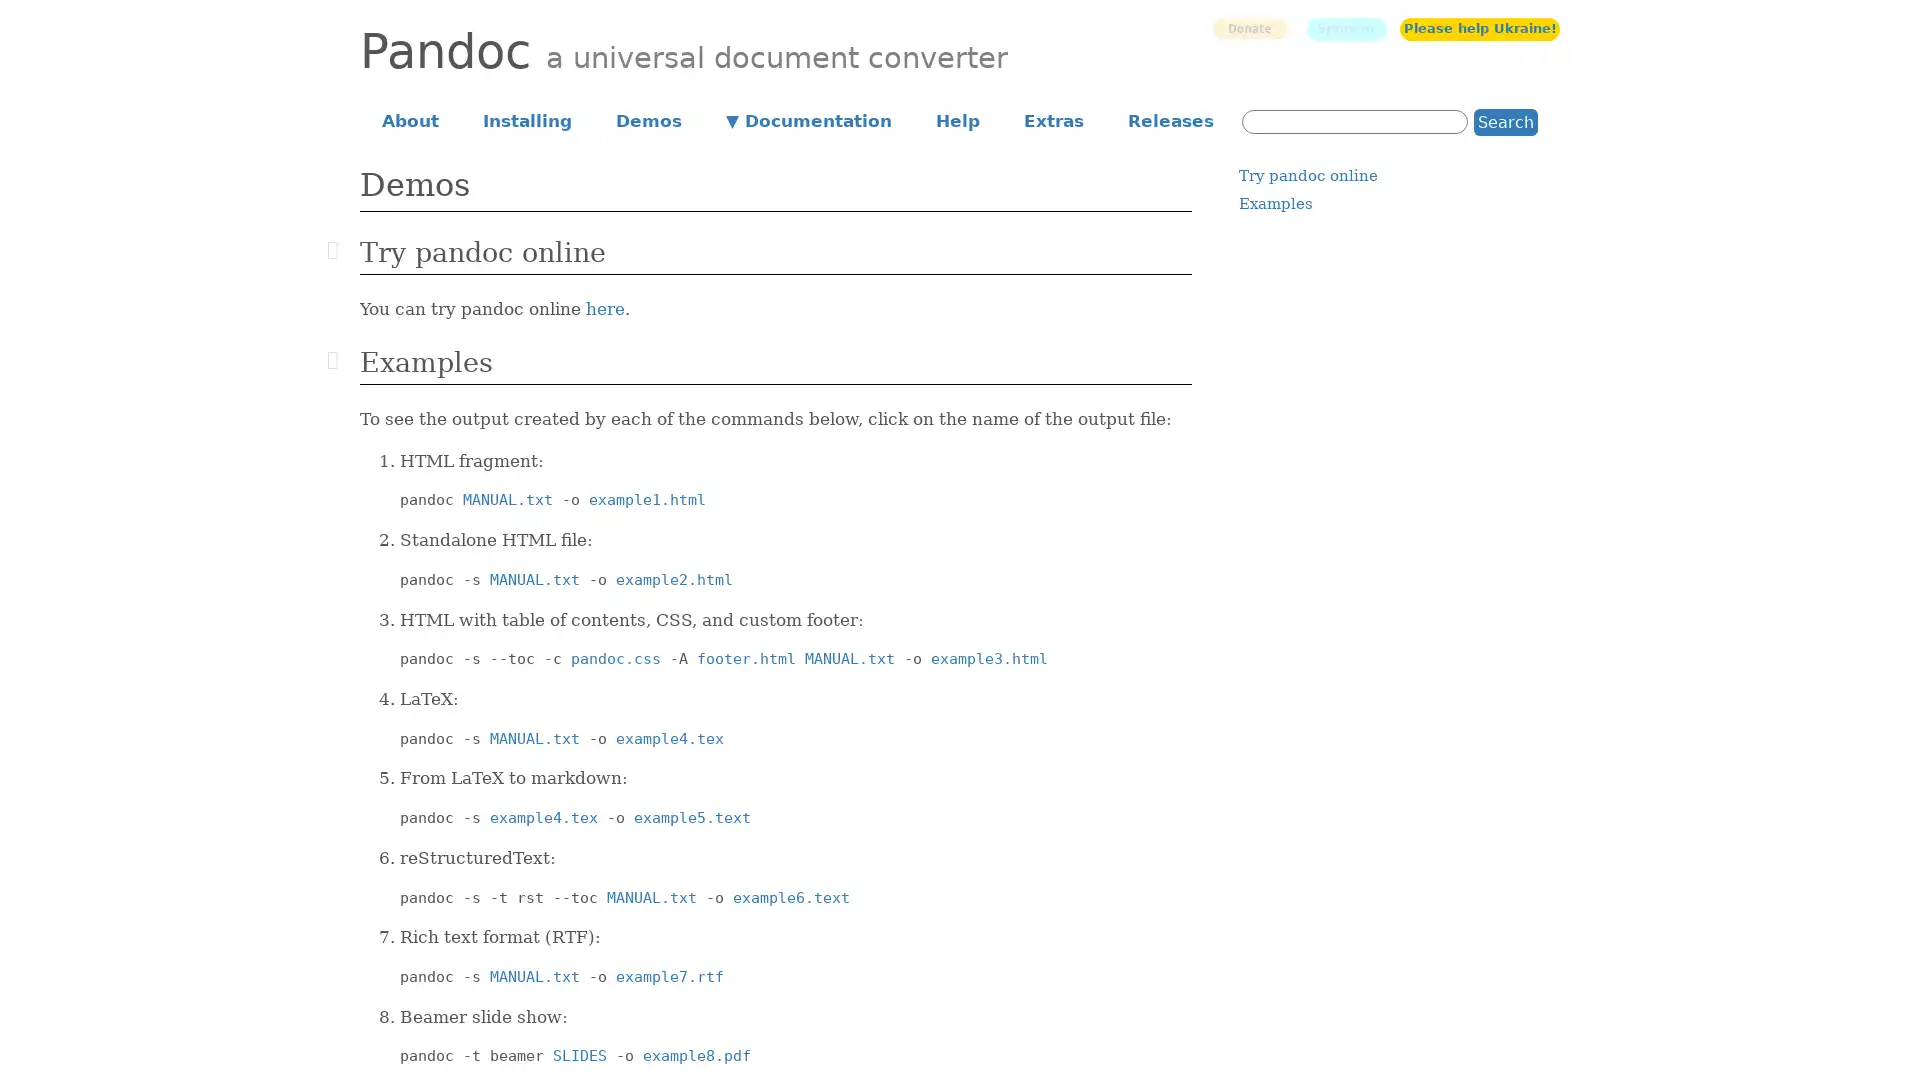 The width and height of the screenshot is (1920, 1080). I want to click on PayPal - The safer, easier way to pay online!, so click(1248, 28).